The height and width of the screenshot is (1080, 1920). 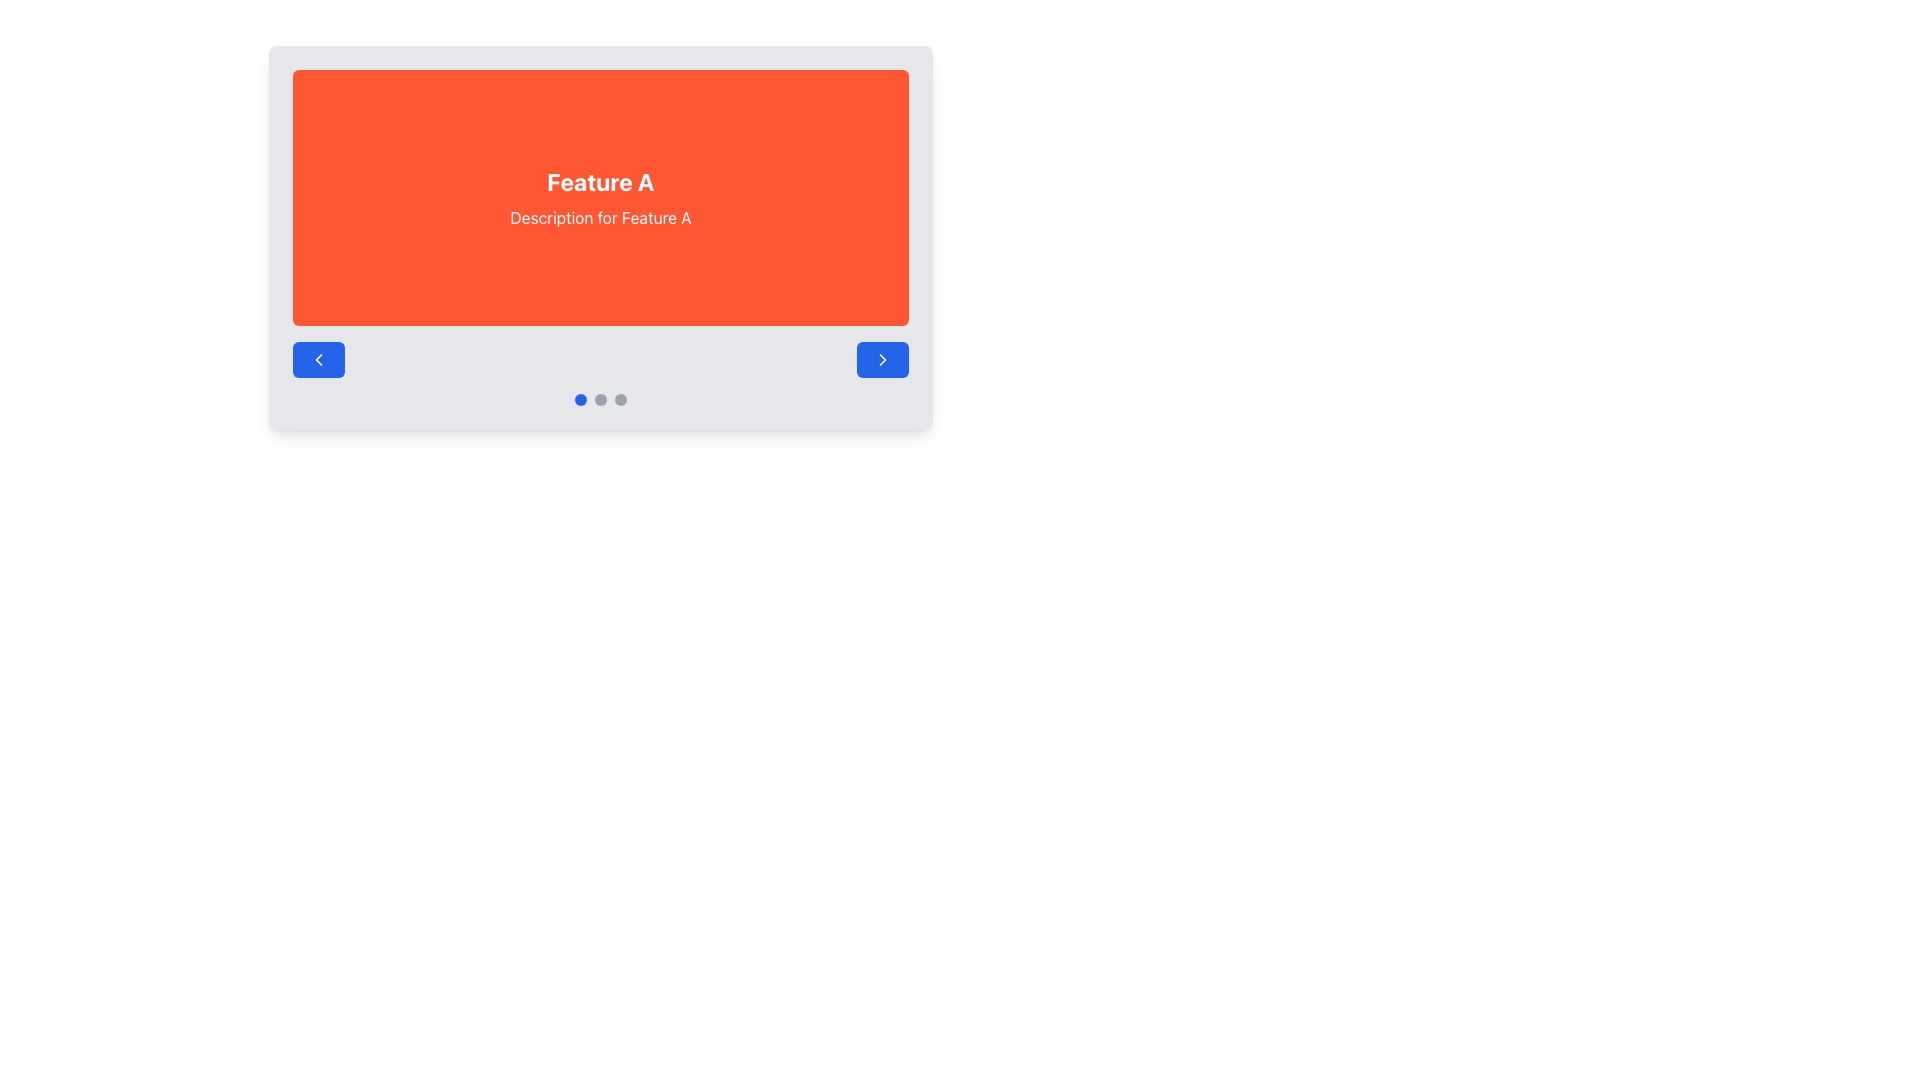 I want to click on the leftward pointing arrow icon contained within a blue circular button, so click(x=317, y=358).